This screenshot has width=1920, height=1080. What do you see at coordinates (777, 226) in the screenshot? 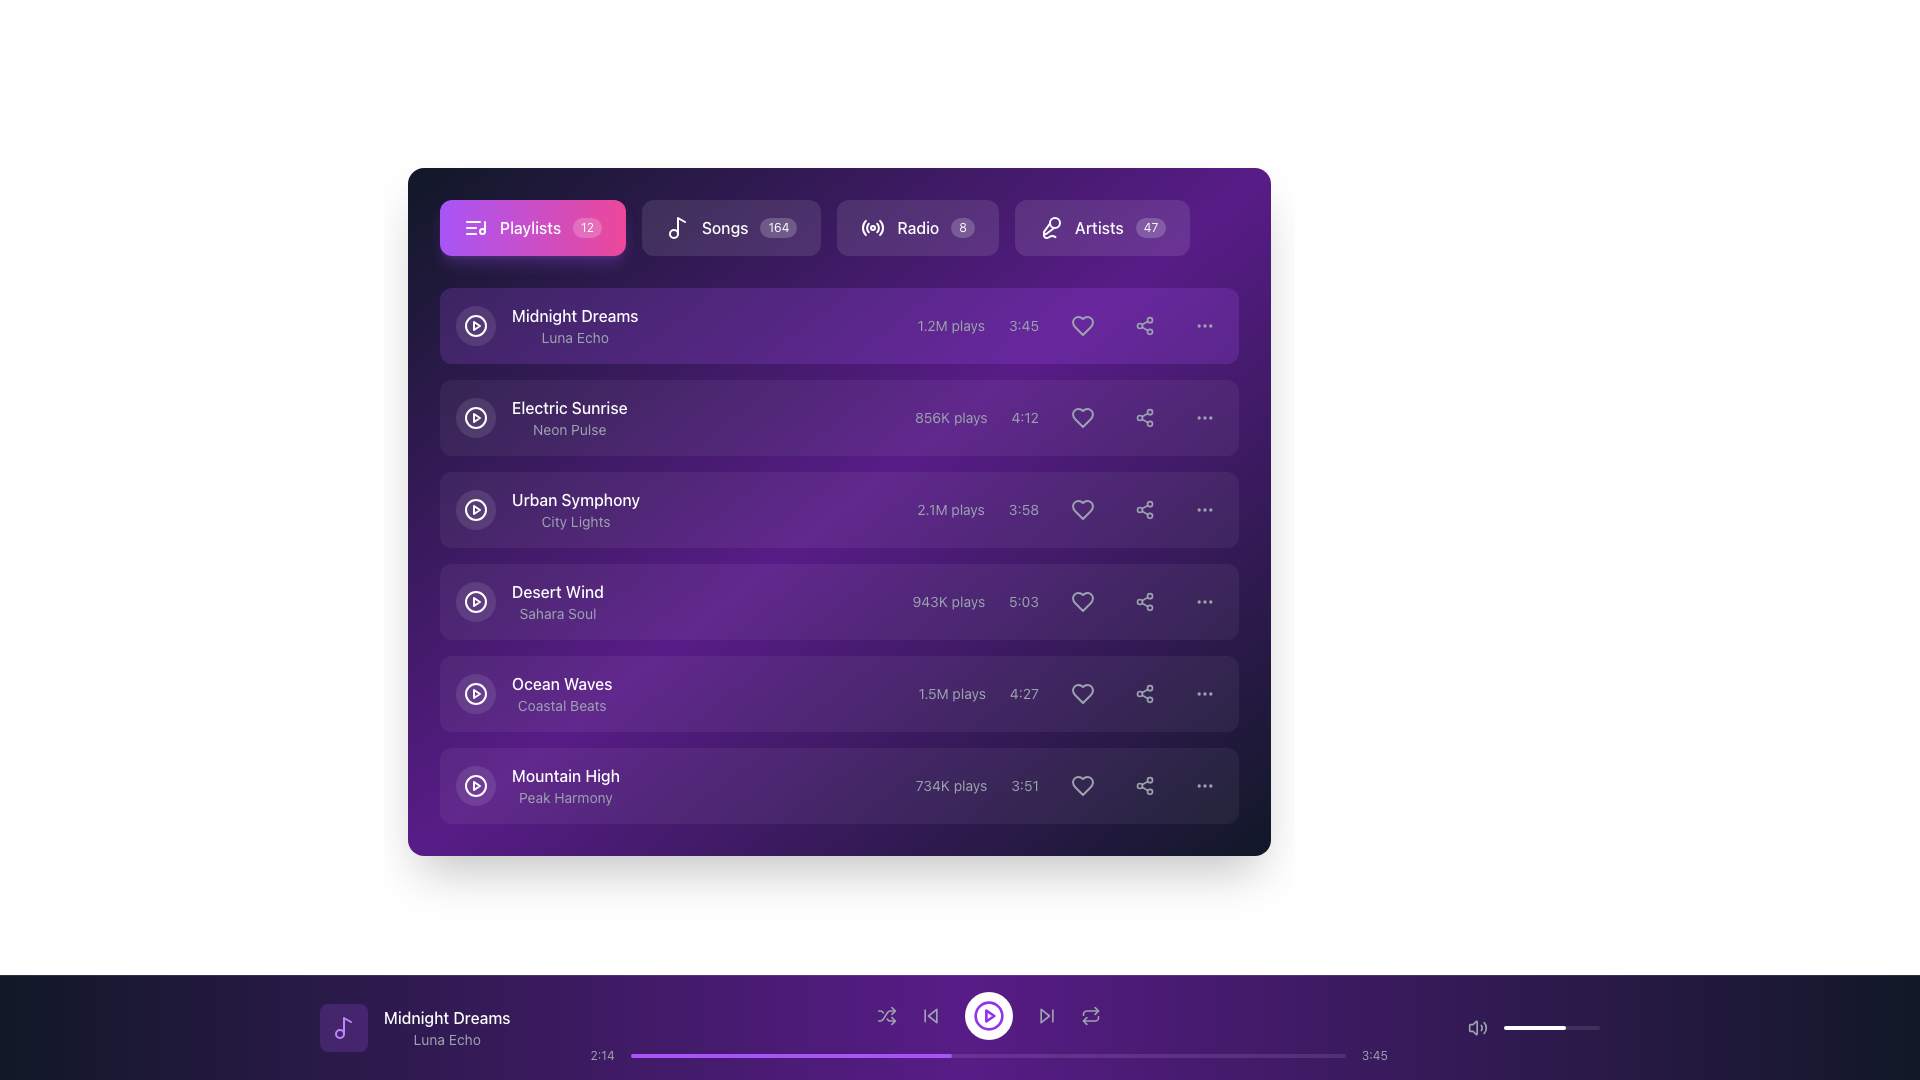
I see `the label that displays the numerical value associated with the 'Songs' category, which is located in the top navigation section next to 'Songs'` at bounding box center [777, 226].